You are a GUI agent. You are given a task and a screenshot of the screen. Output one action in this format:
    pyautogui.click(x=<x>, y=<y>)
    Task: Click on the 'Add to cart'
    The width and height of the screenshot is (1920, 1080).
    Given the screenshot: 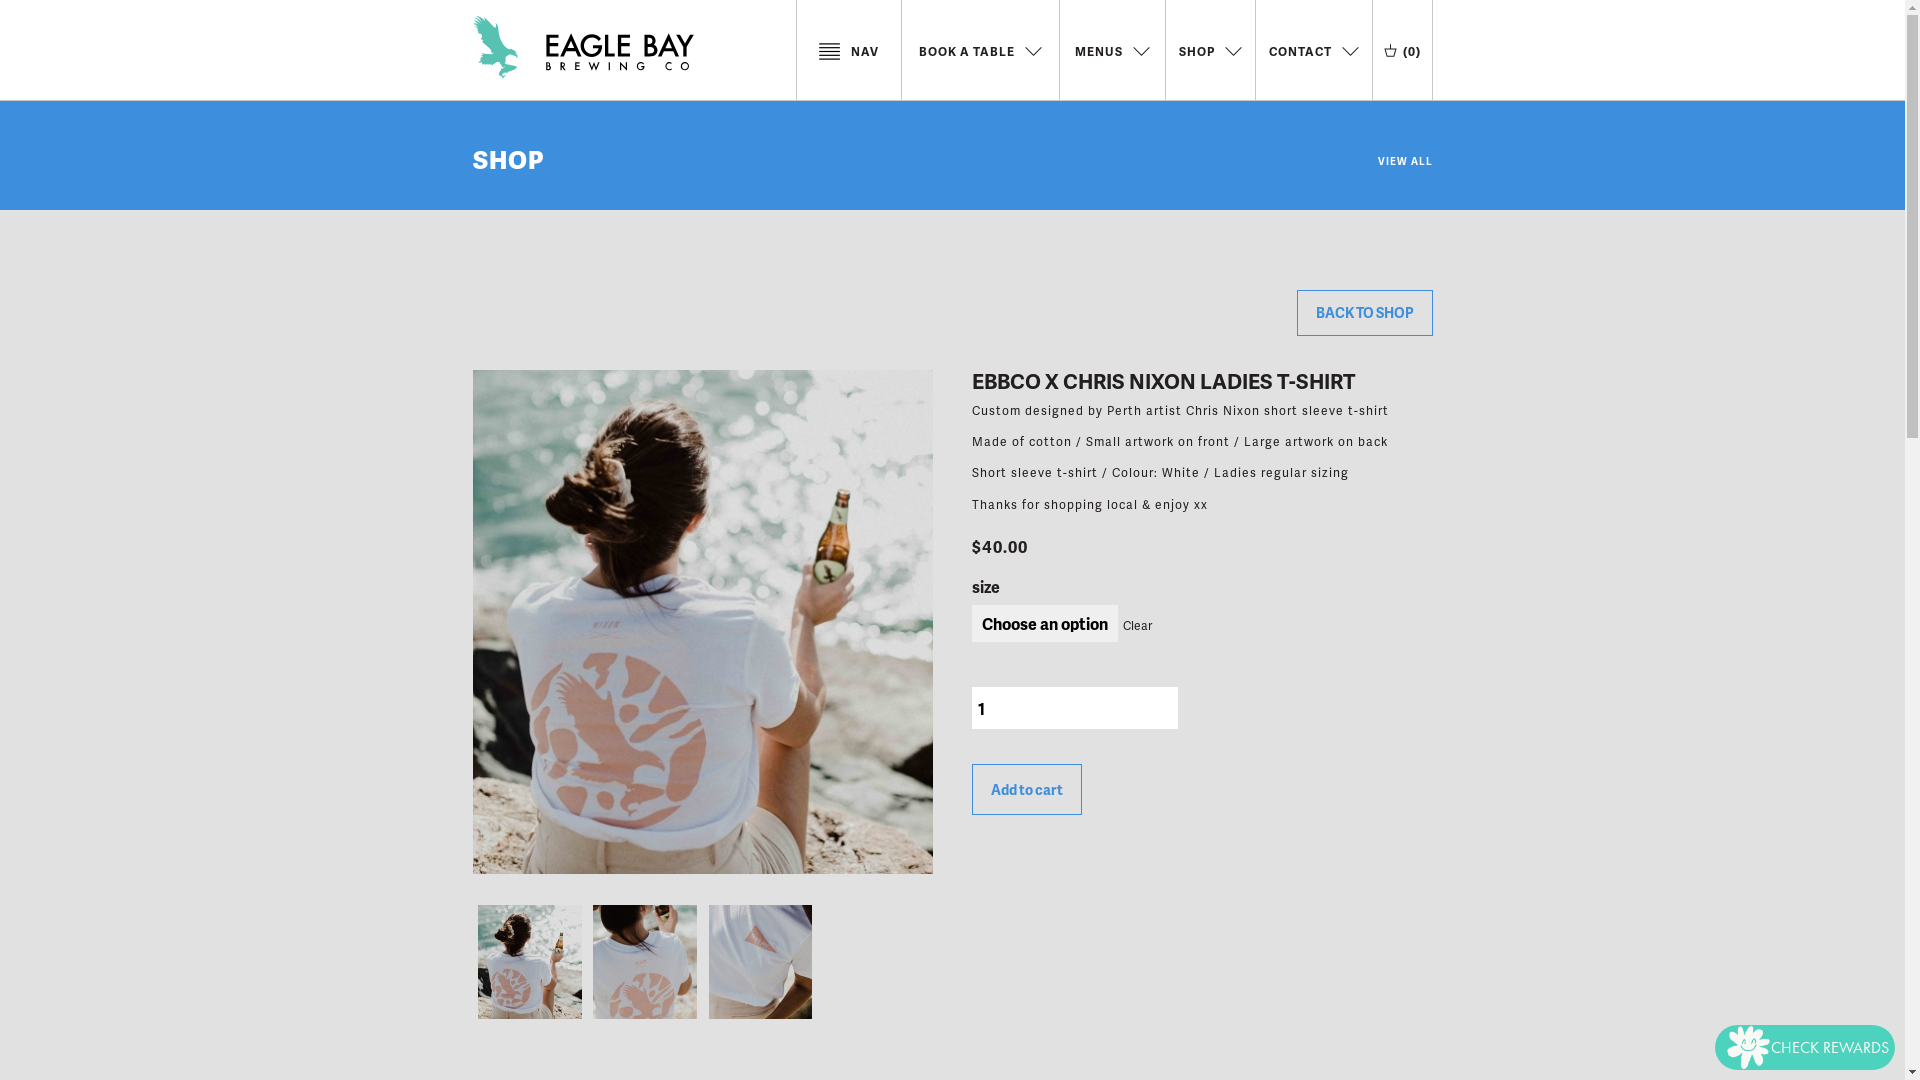 What is the action you would take?
    pyautogui.click(x=971, y=788)
    